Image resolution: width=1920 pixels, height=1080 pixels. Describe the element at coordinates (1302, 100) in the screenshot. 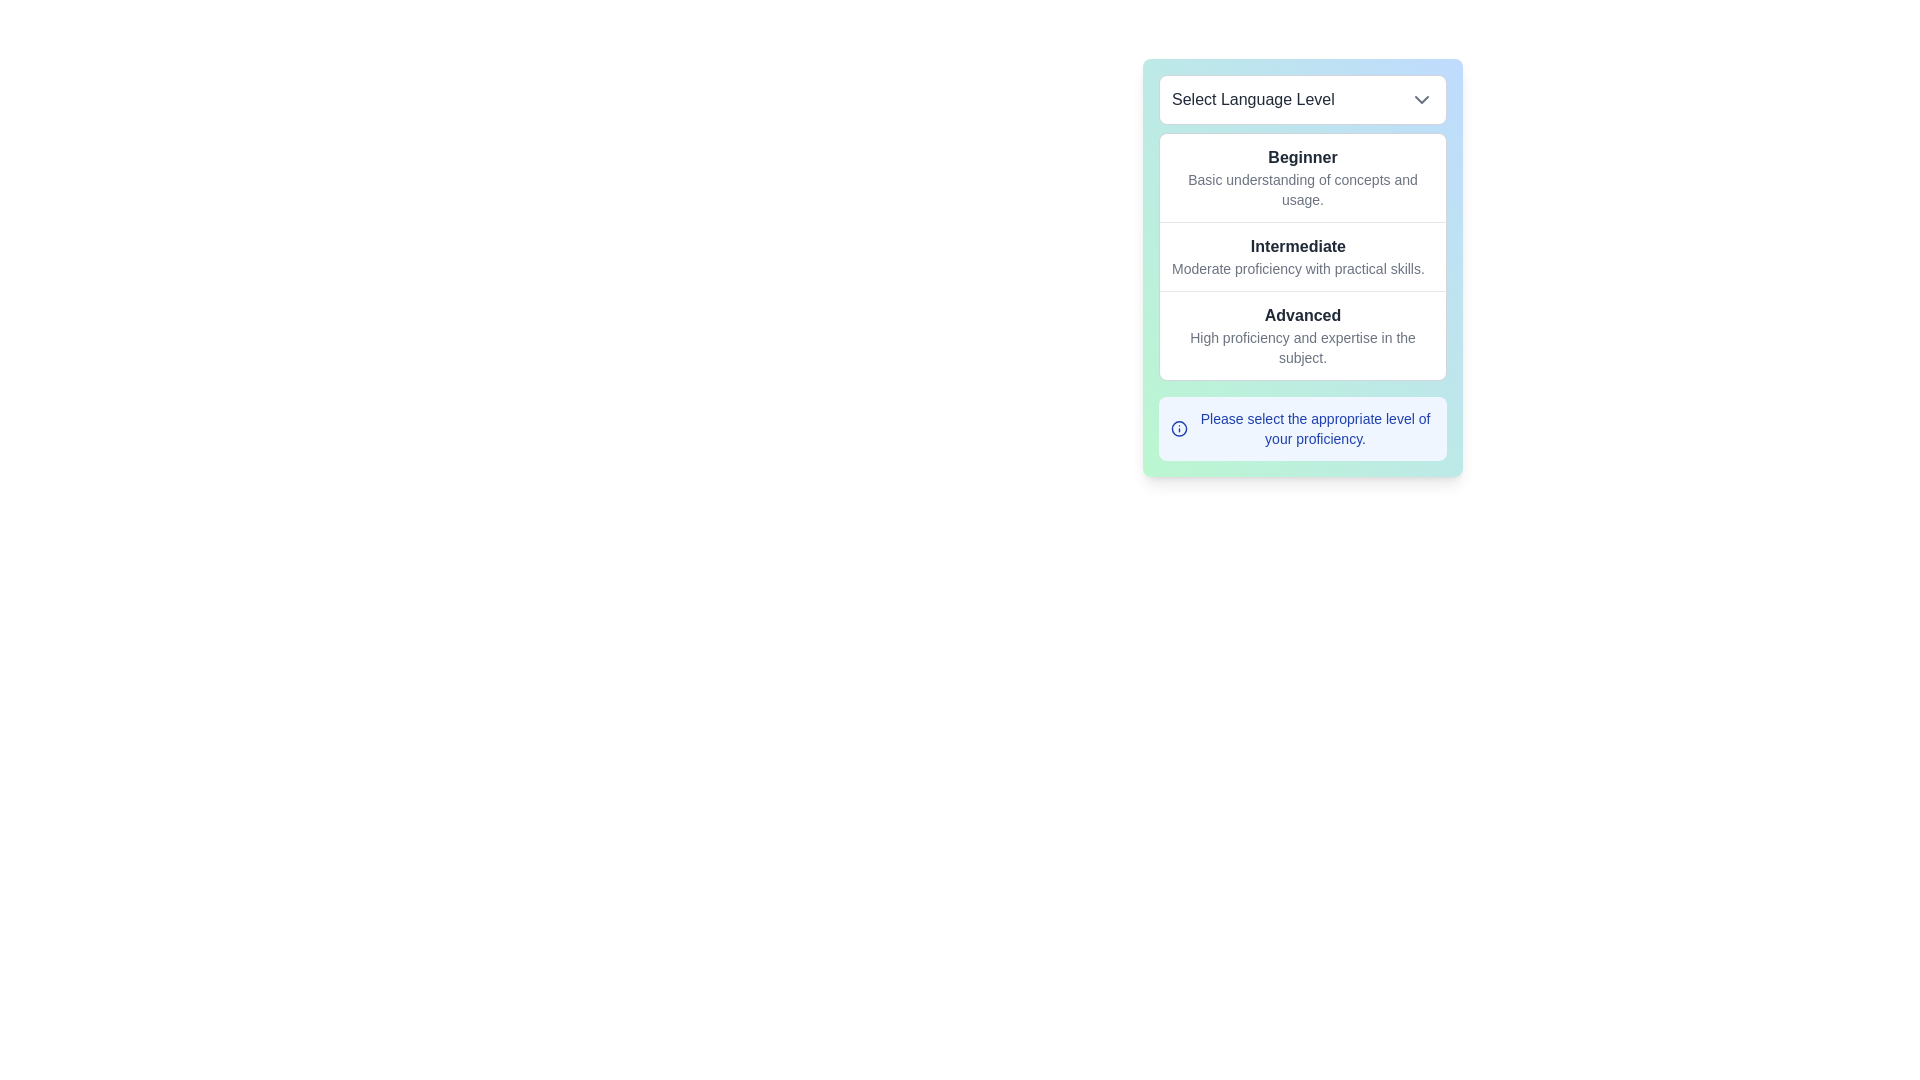

I see `the Dropdown-trigger component labeled 'Select Language Level'` at that location.